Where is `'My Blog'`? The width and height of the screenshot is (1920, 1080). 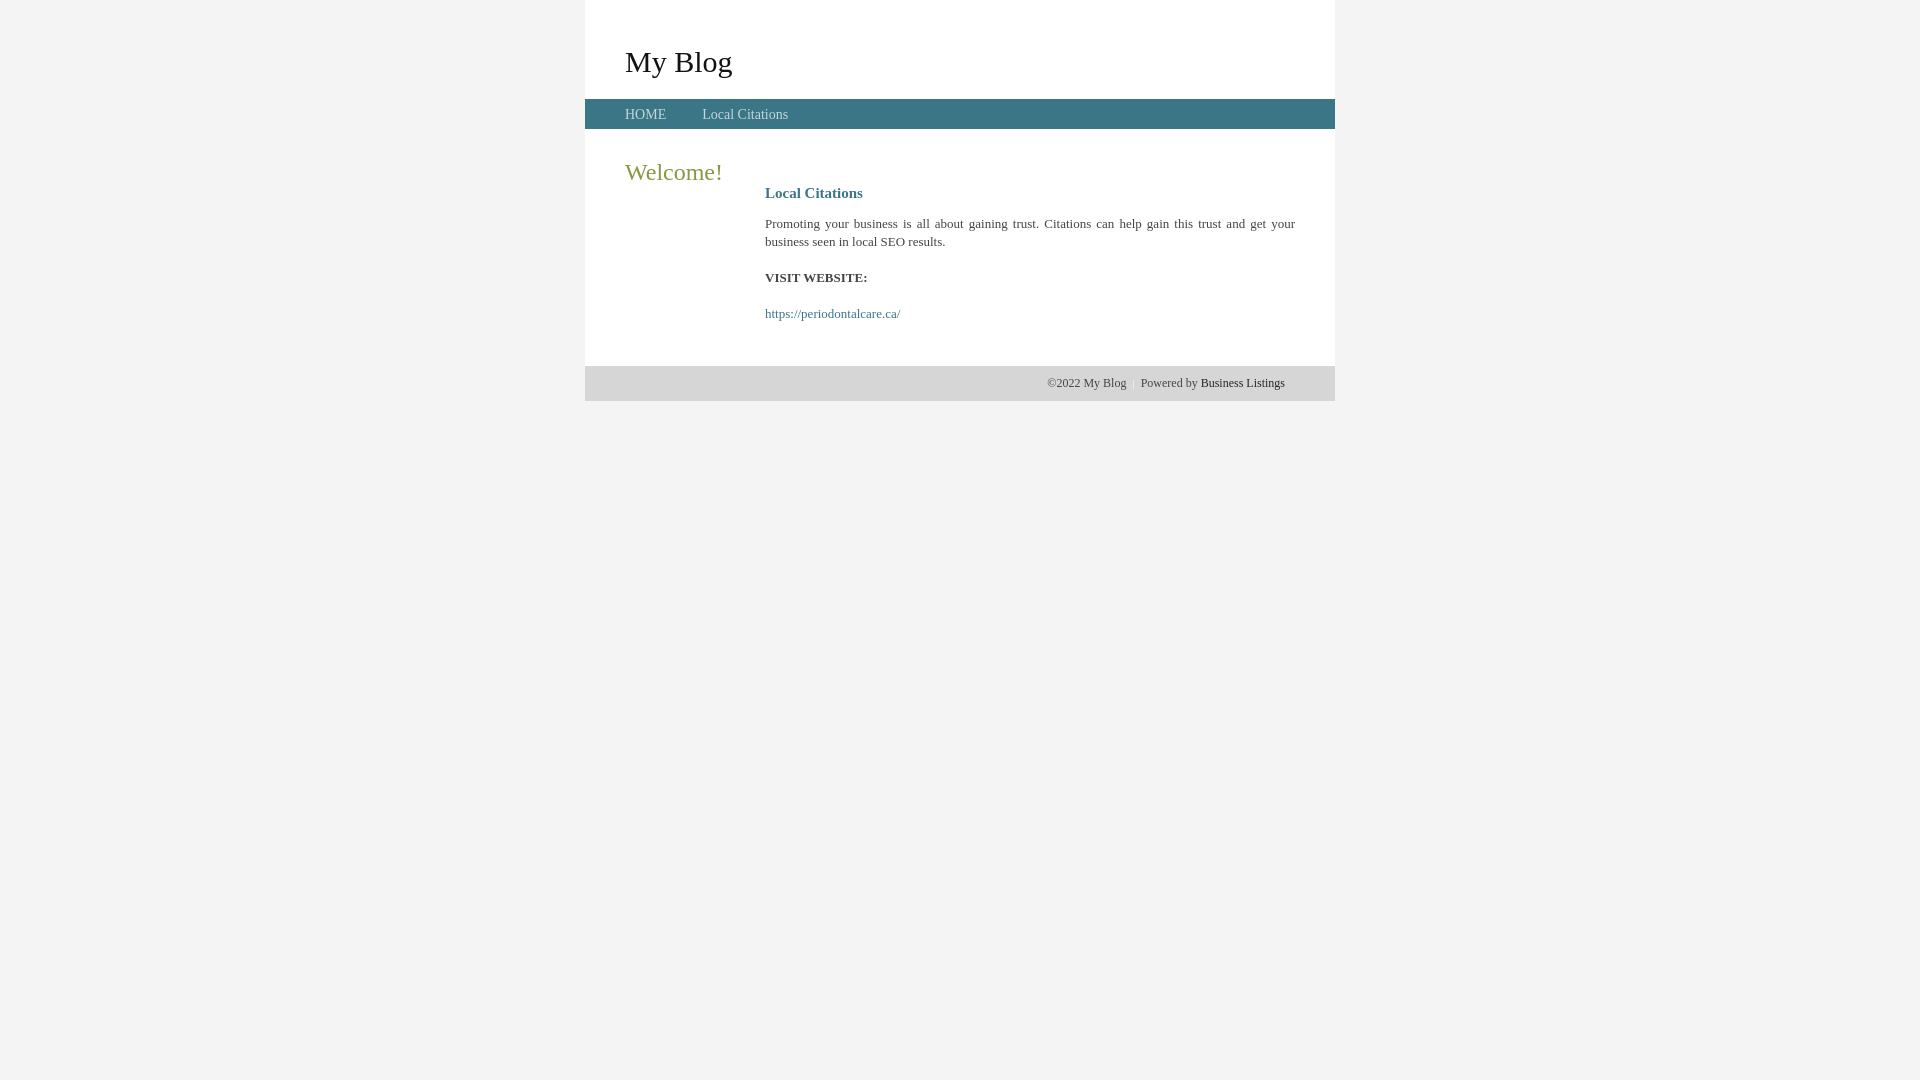
'My Blog' is located at coordinates (678, 60).